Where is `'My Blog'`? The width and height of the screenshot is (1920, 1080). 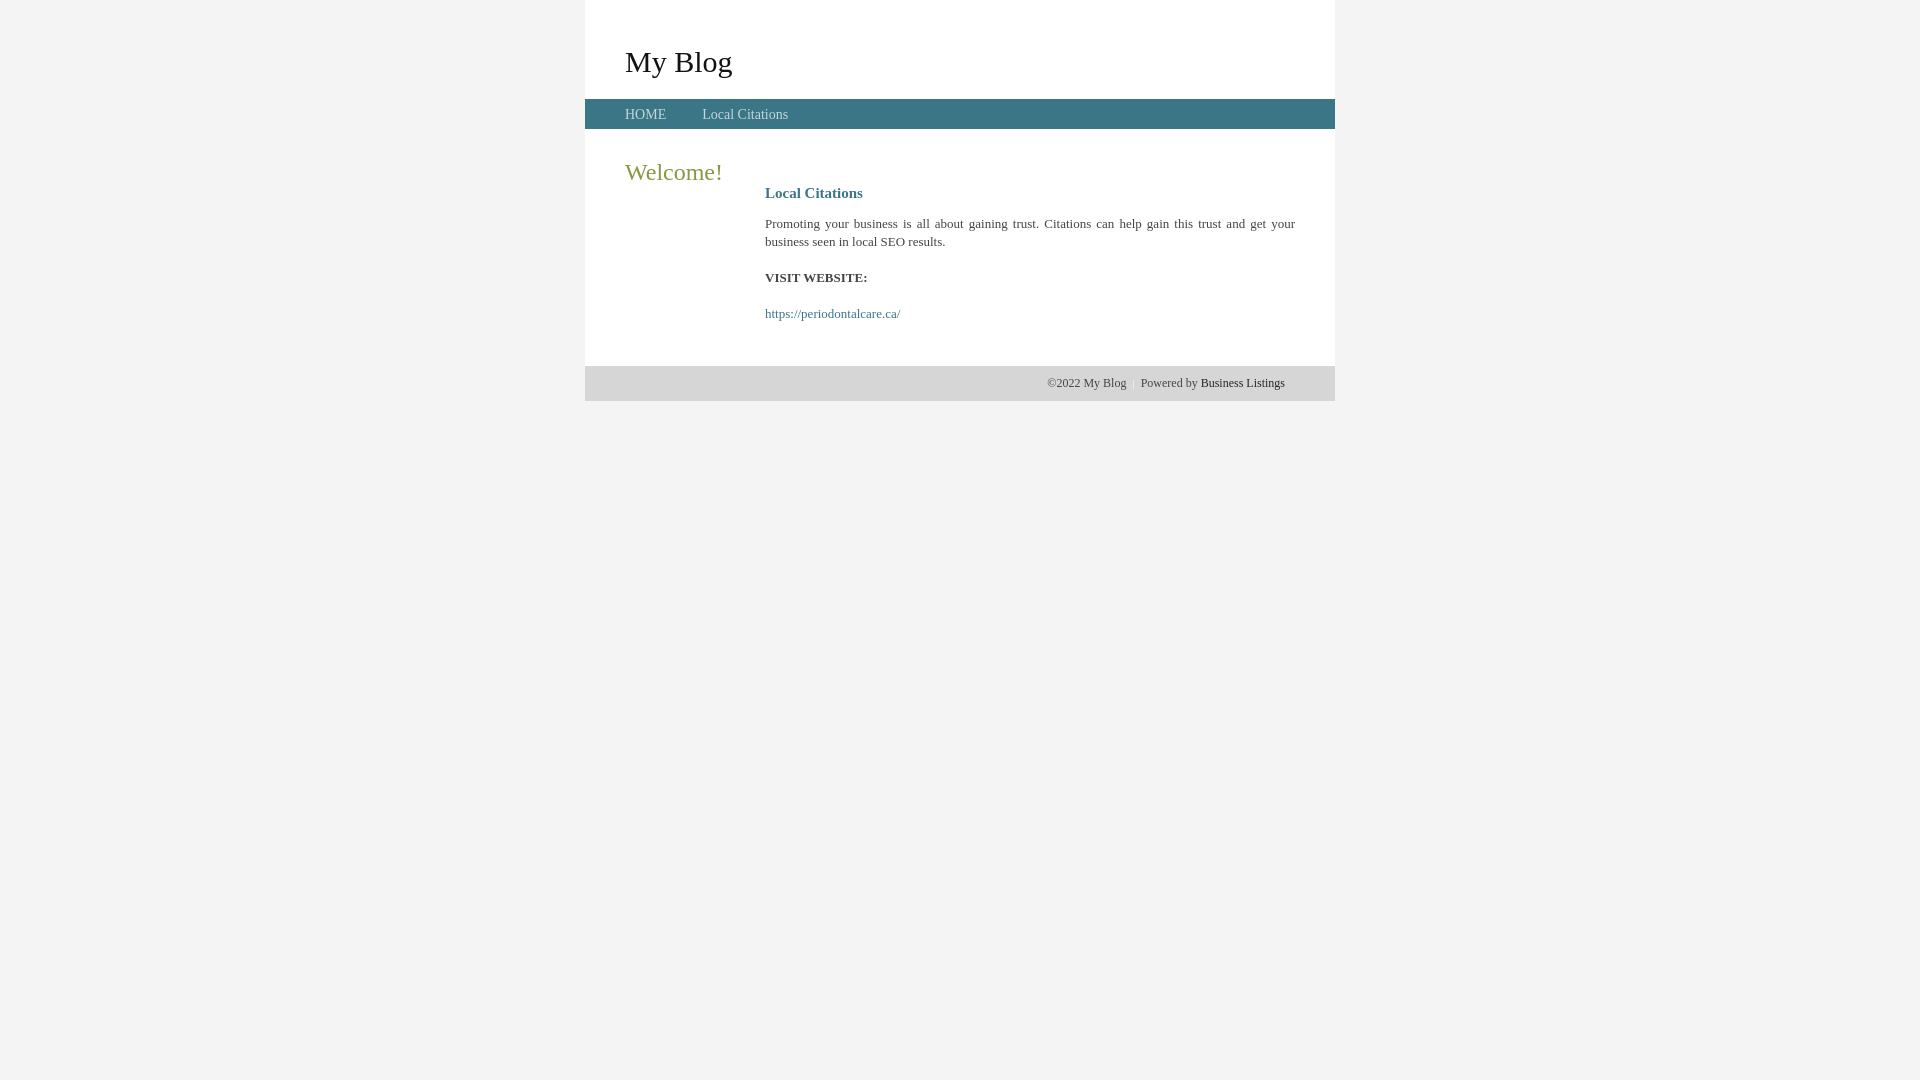
'My Blog' is located at coordinates (678, 60).